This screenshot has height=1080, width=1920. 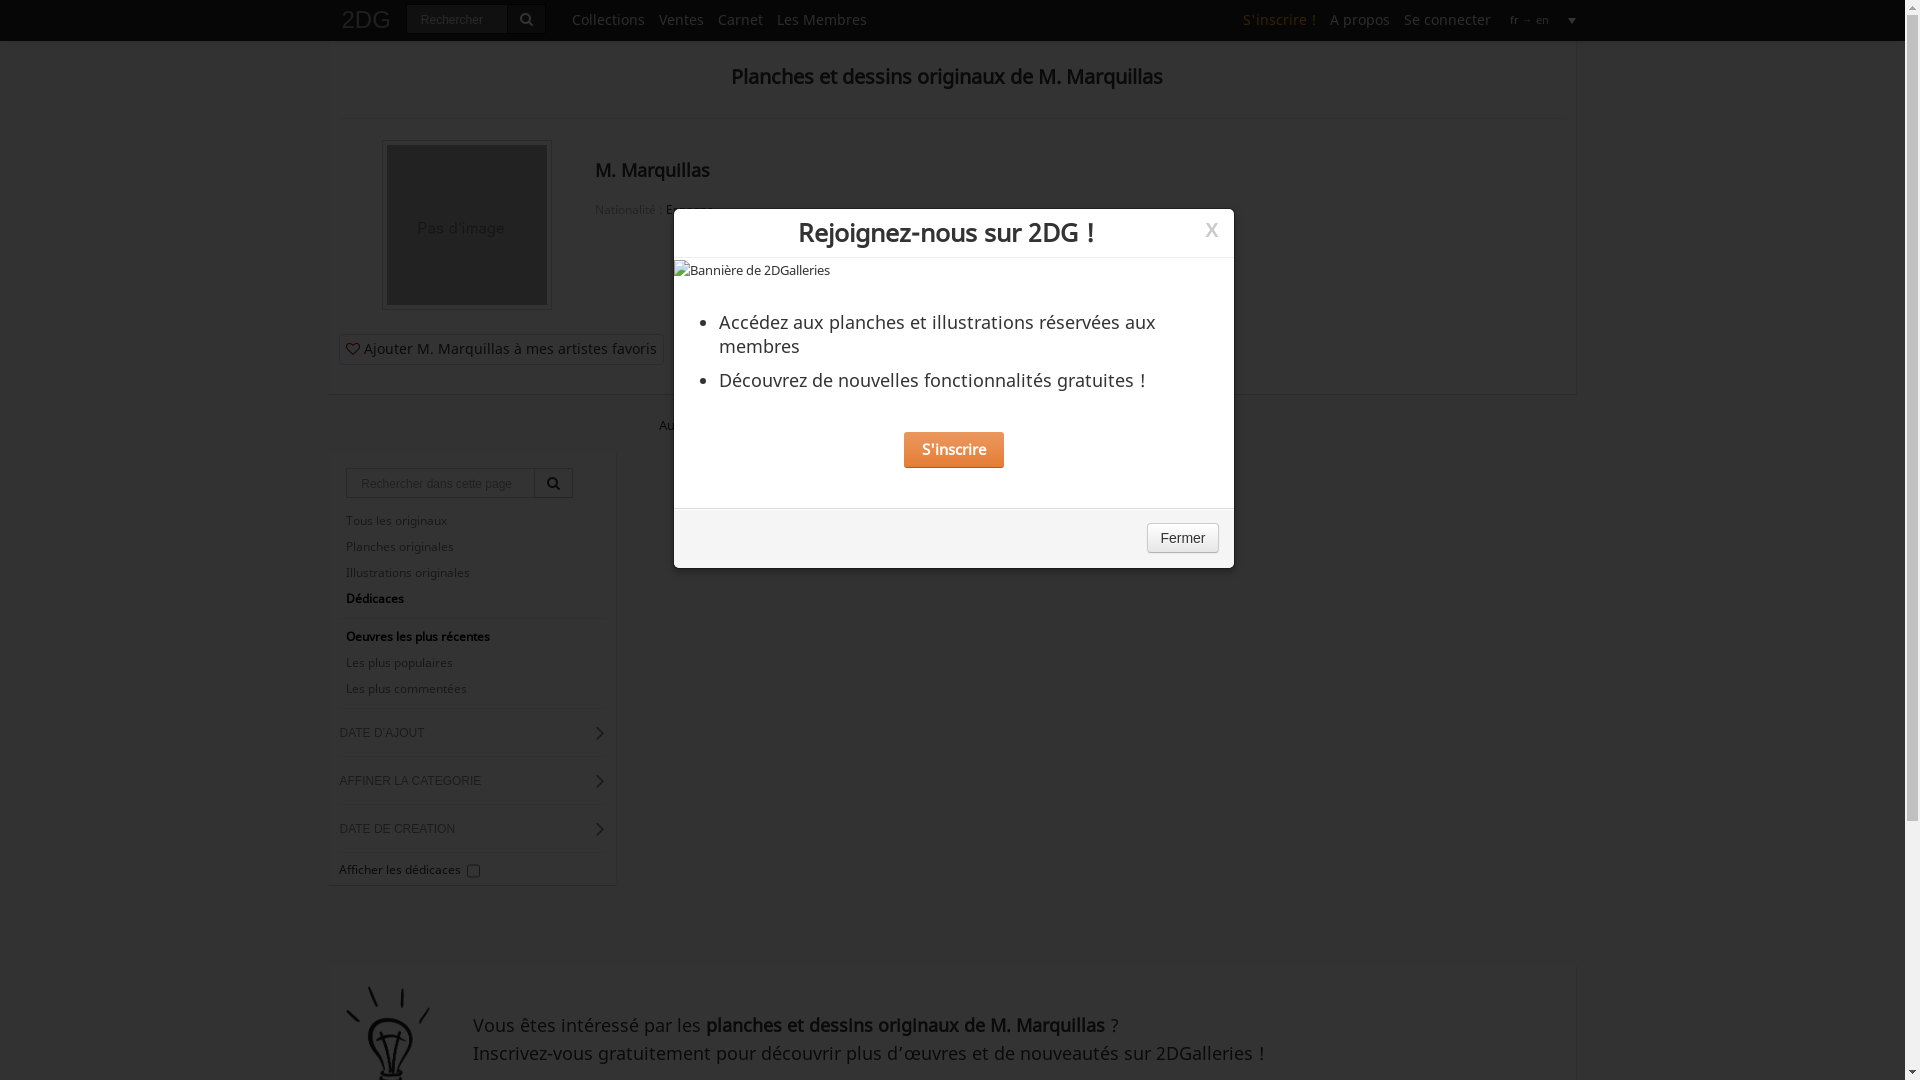 I want to click on 'Fermer', so click(x=1182, y=536).